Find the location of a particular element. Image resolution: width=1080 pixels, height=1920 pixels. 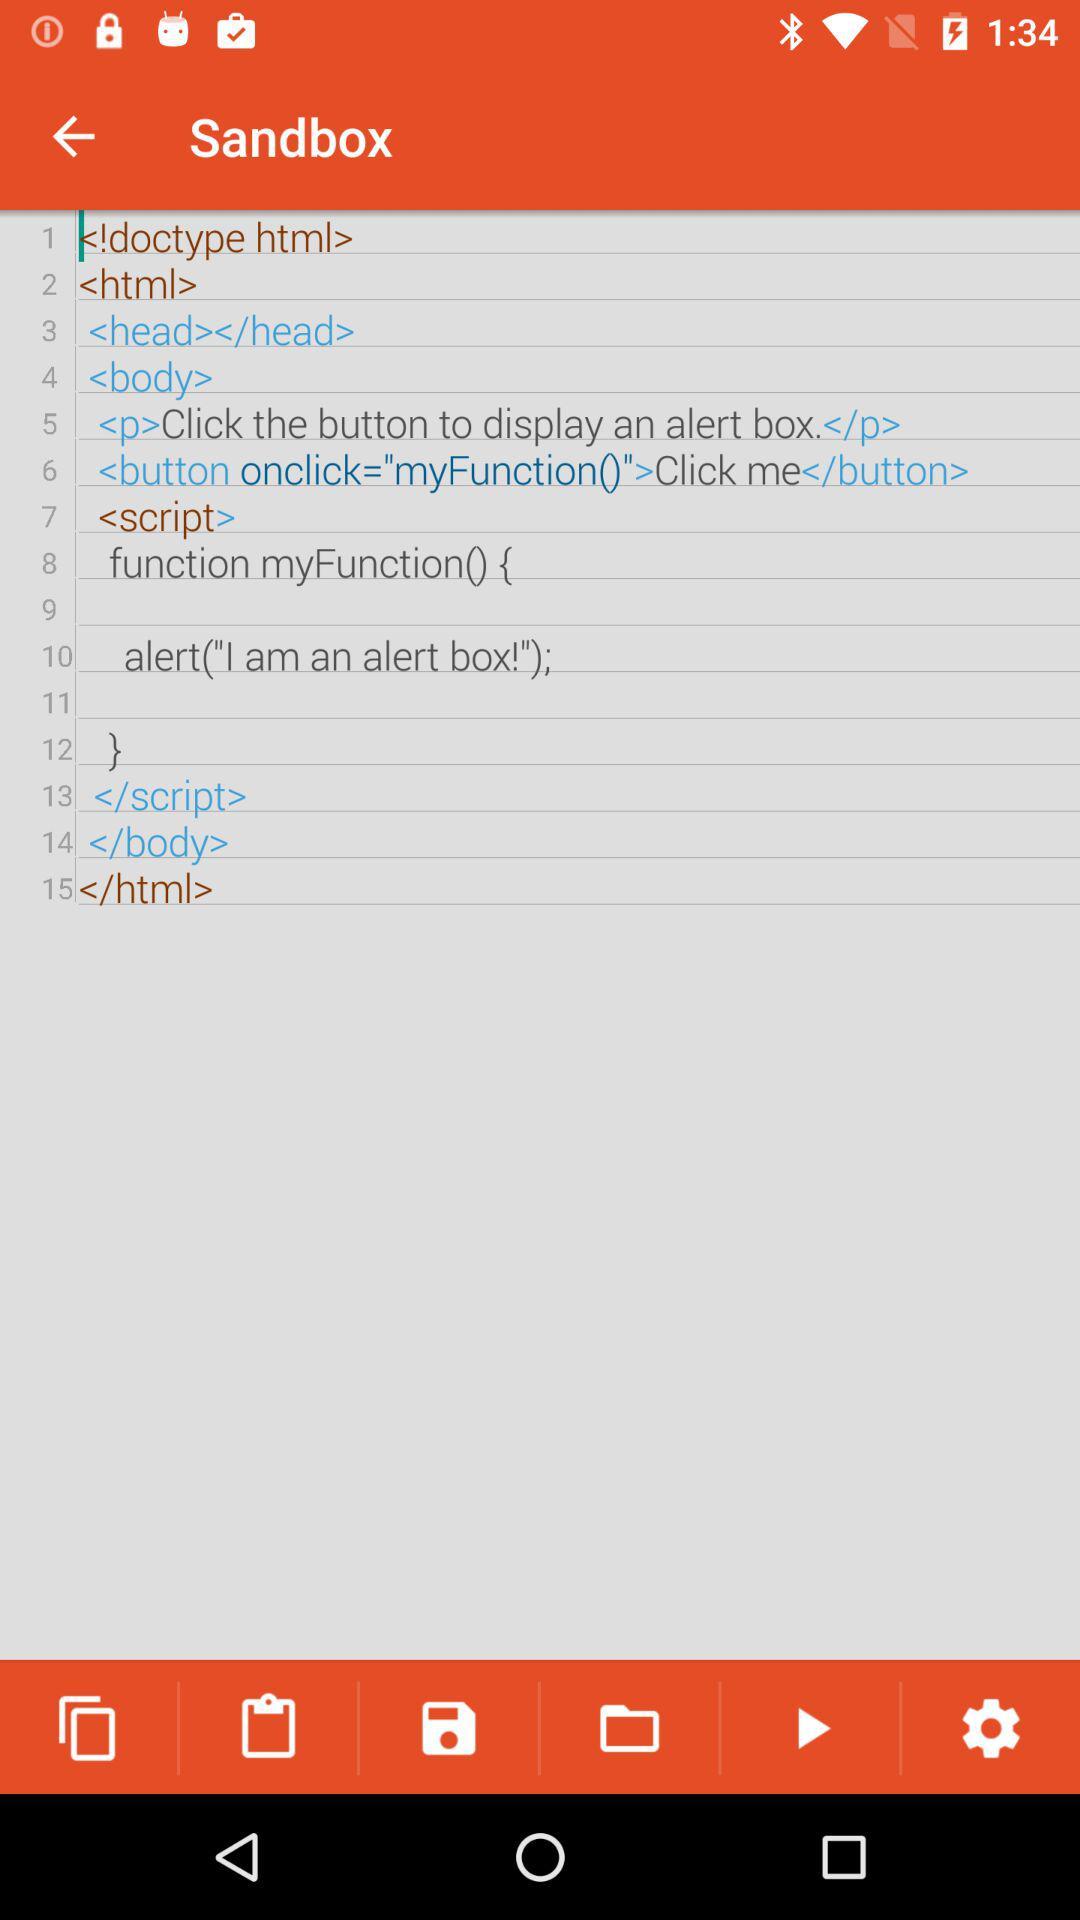

the icon below the doctype html html is located at coordinates (267, 1727).